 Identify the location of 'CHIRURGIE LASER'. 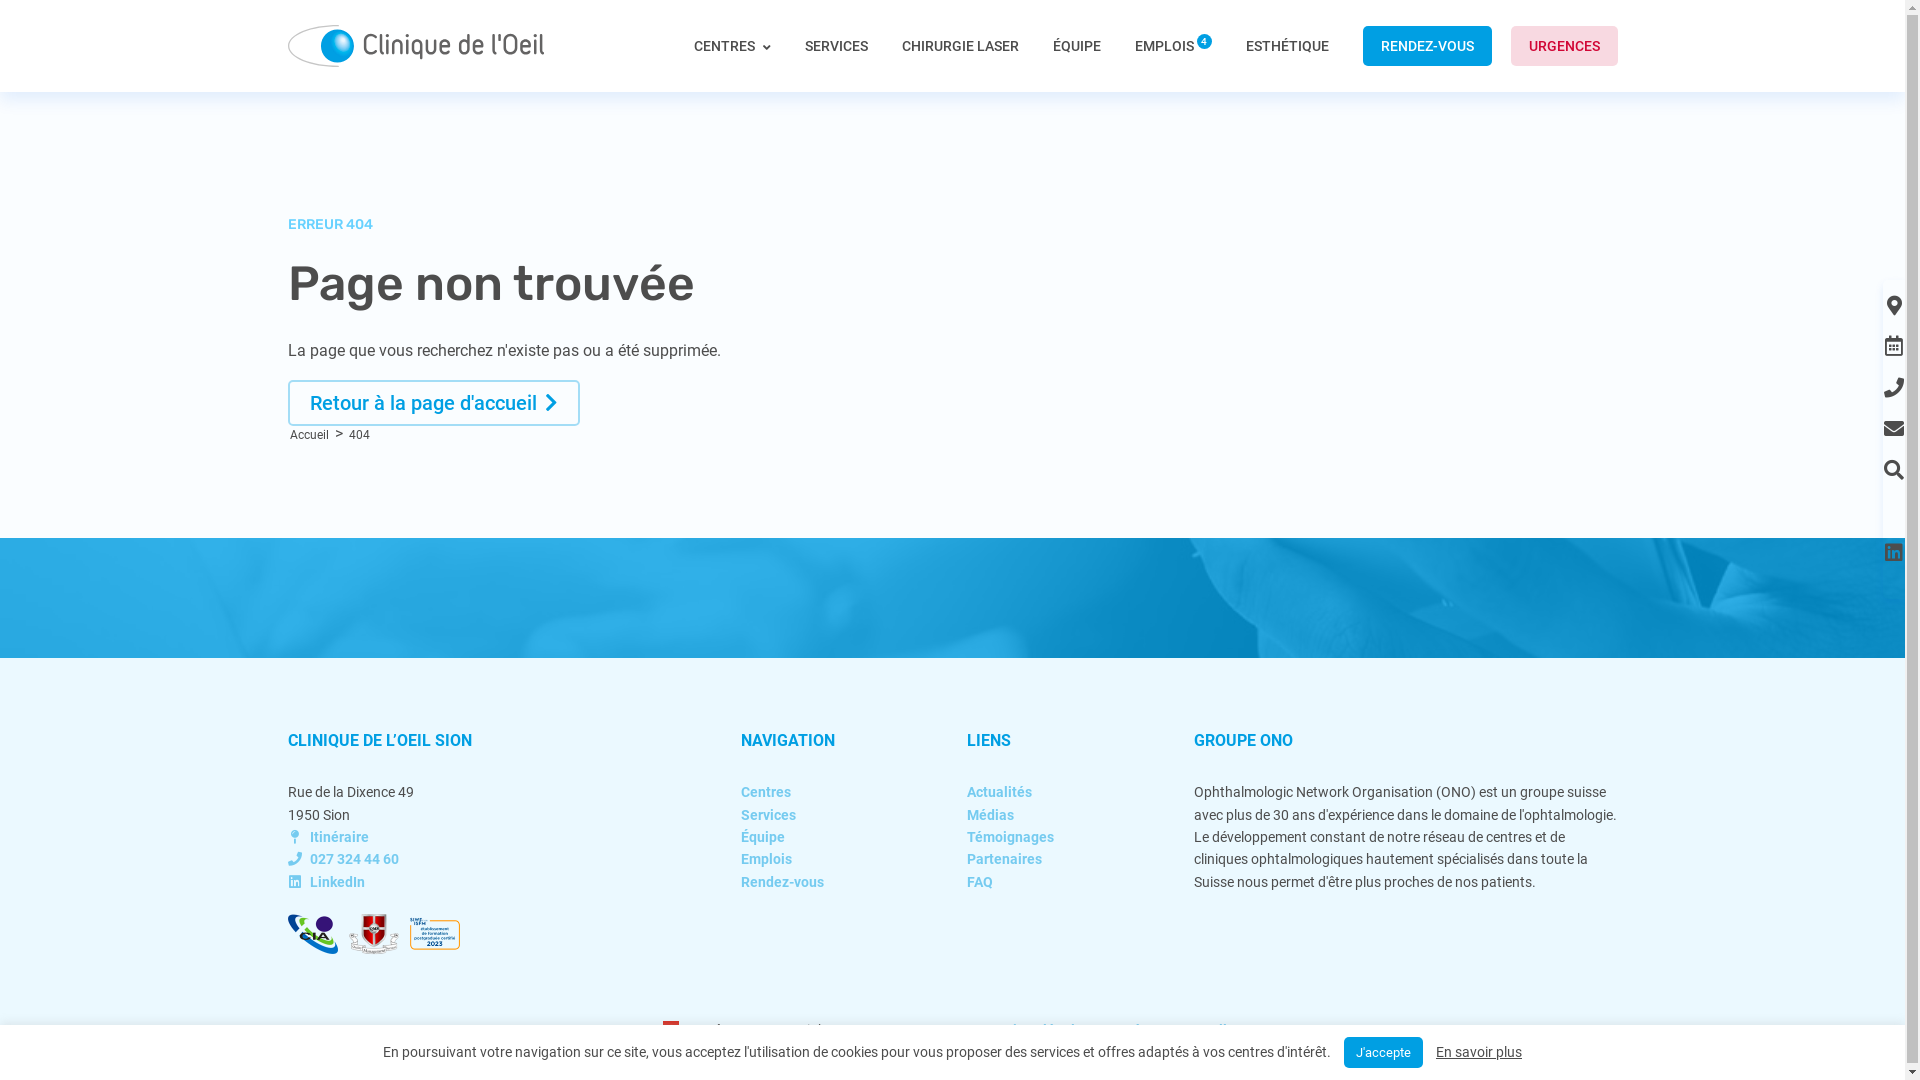
(960, 45).